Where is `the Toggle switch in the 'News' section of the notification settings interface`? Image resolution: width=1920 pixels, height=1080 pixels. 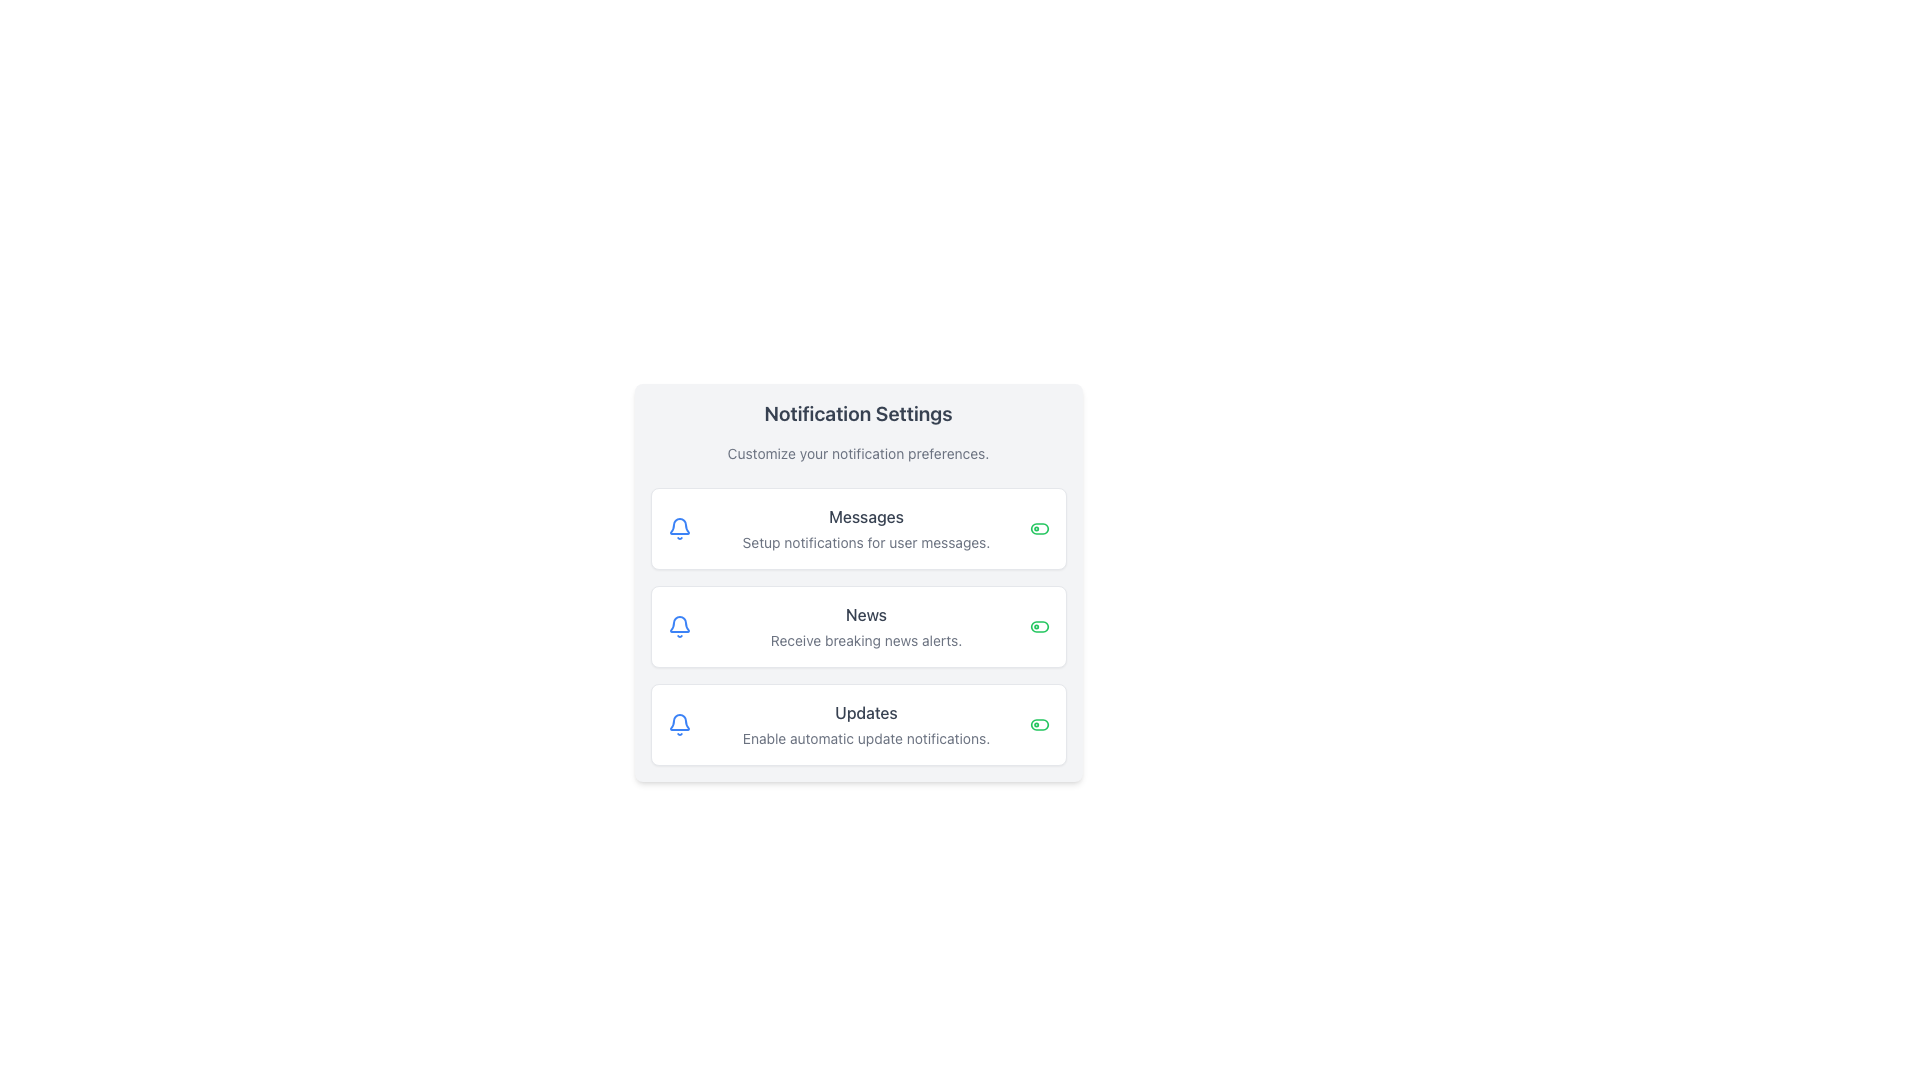
the Toggle switch in the 'News' section of the notification settings interface is located at coordinates (1039, 626).